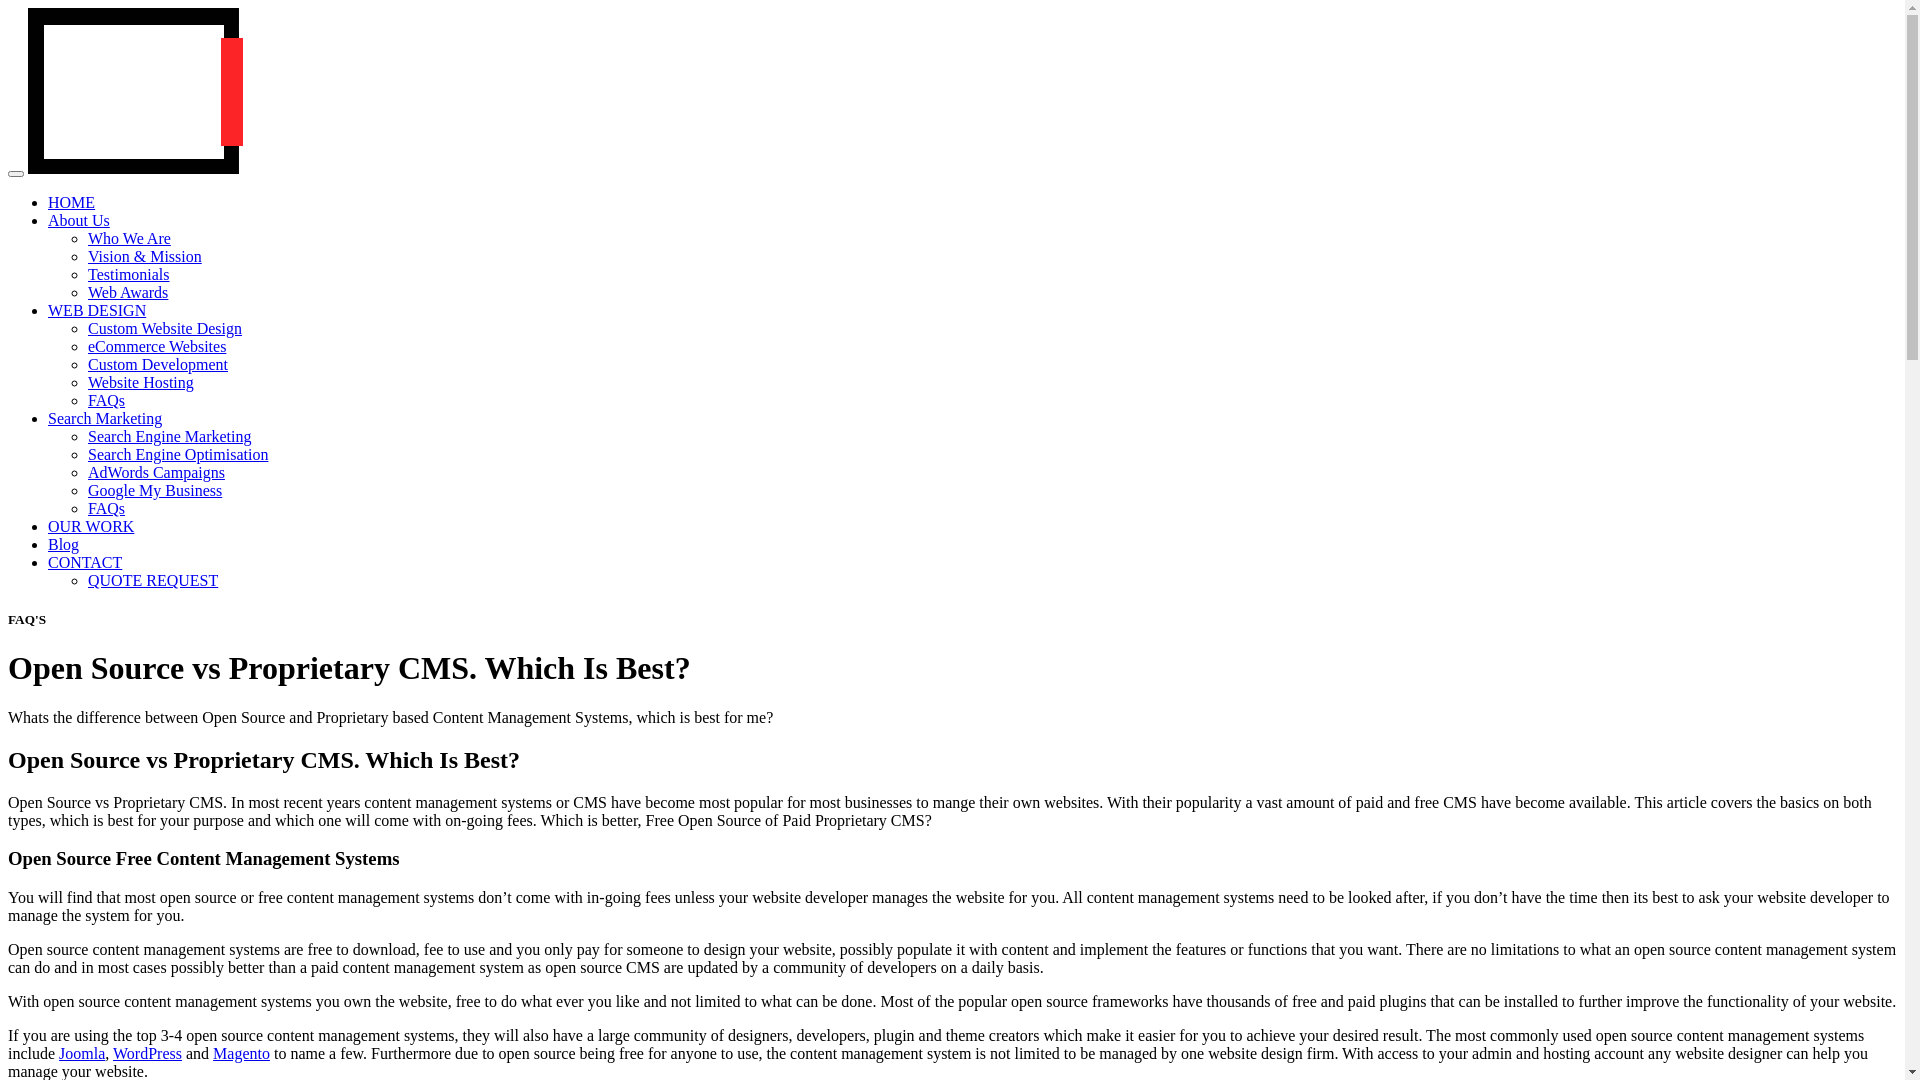  Describe the element at coordinates (143, 255) in the screenshot. I see `'Vision & Mission'` at that location.